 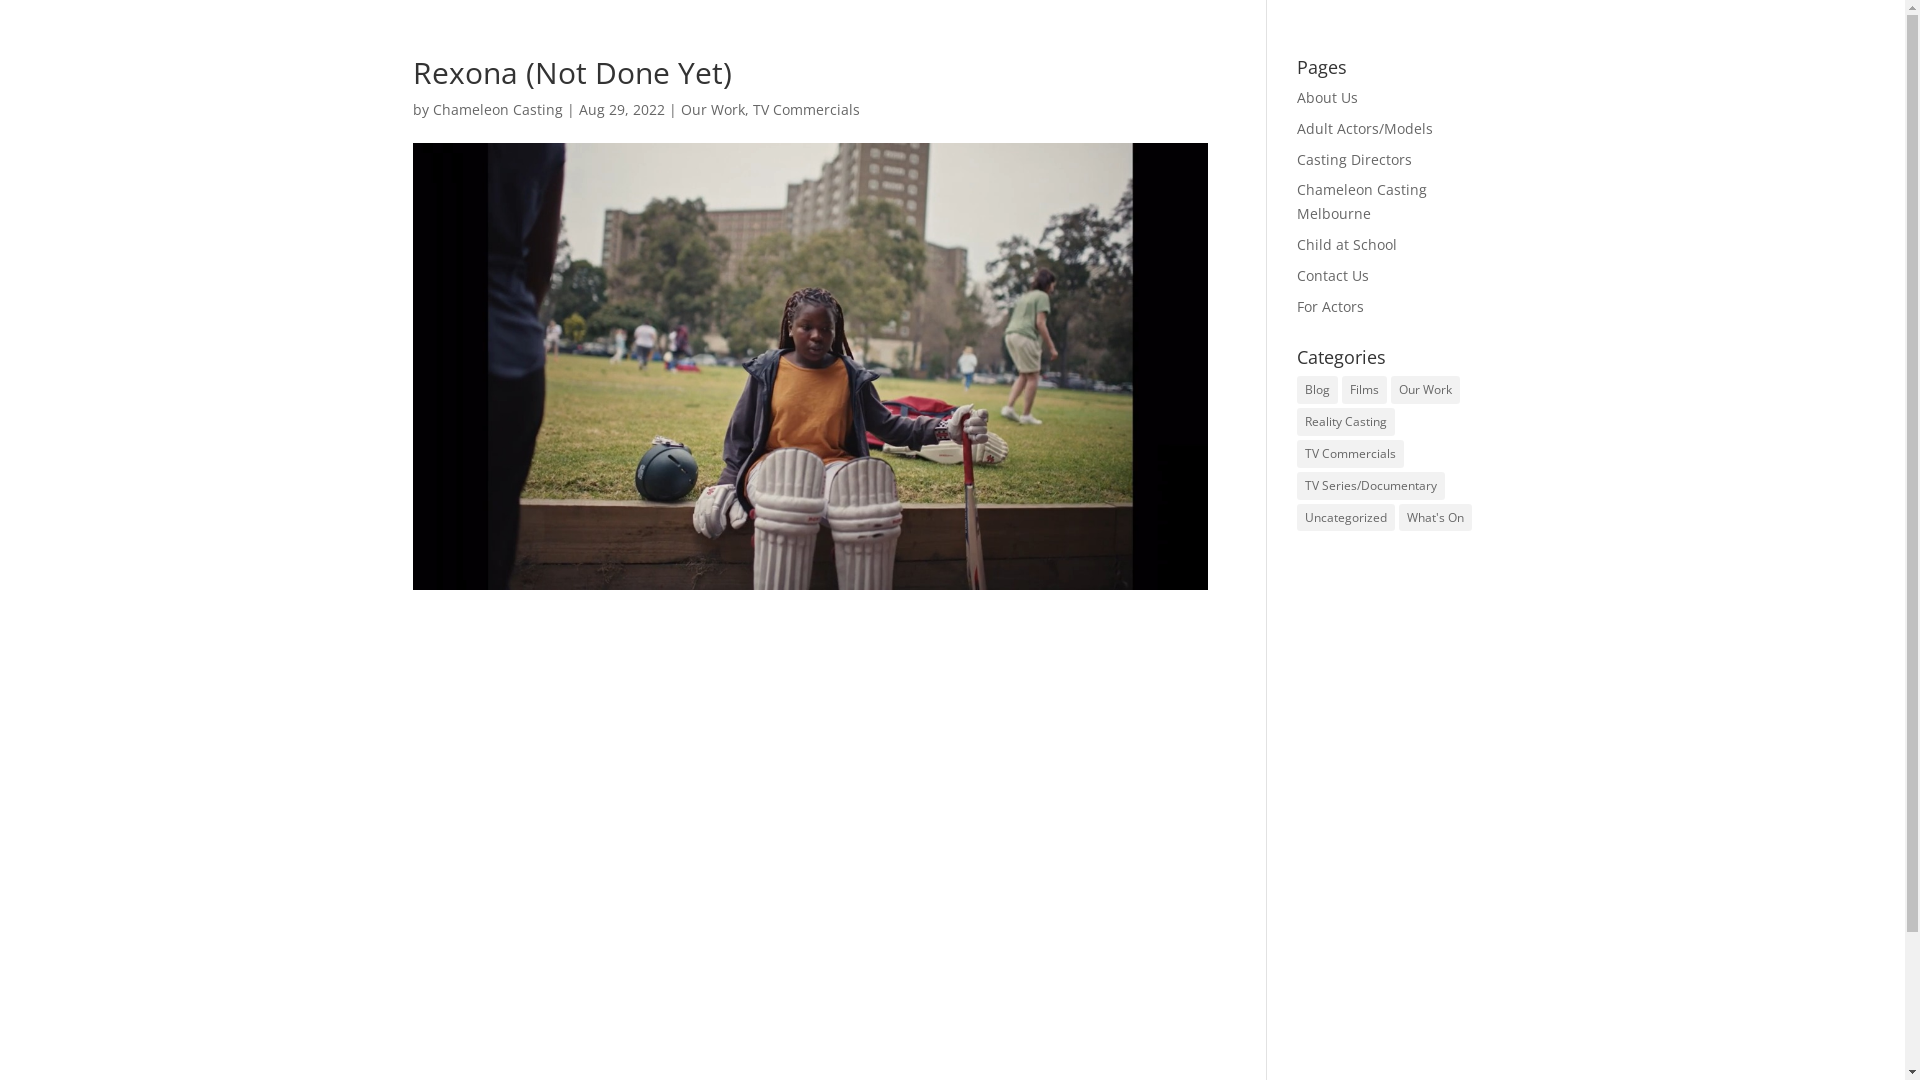 What do you see at coordinates (1434, 516) in the screenshot?
I see `'What's On'` at bounding box center [1434, 516].